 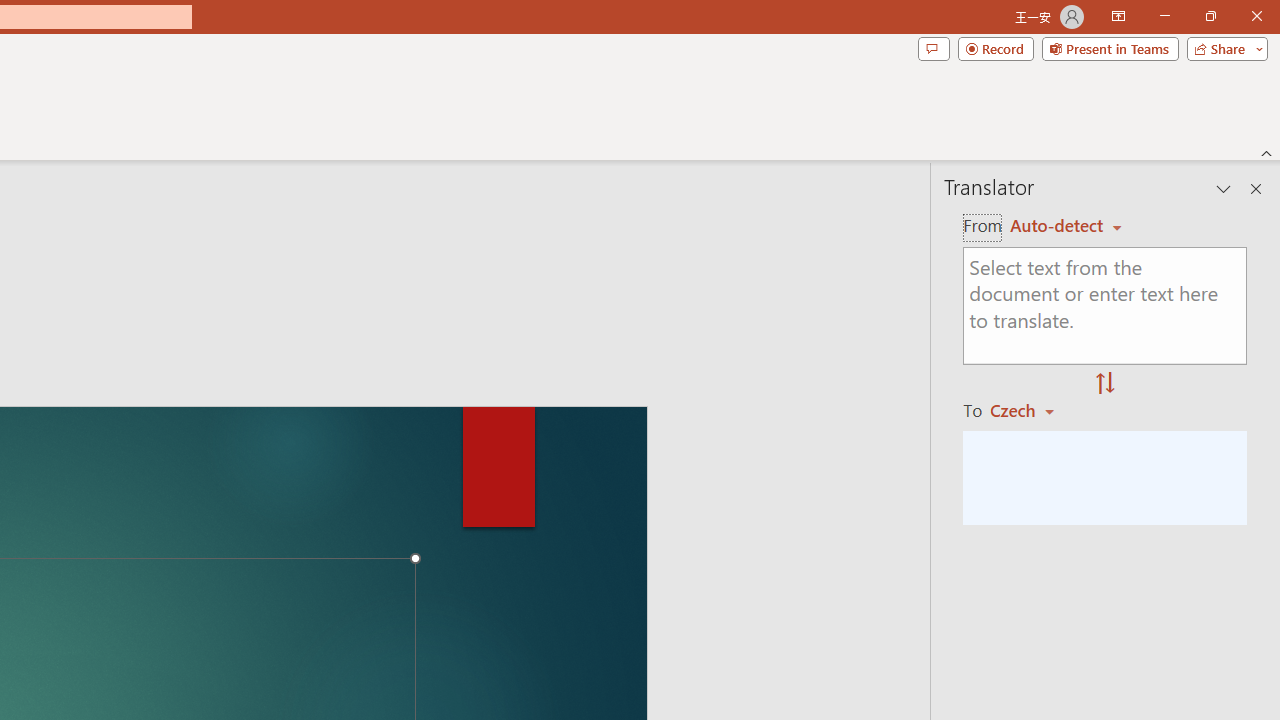 What do you see at coordinates (1109, 47) in the screenshot?
I see `'Present in Teams'` at bounding box center [1109, 47].